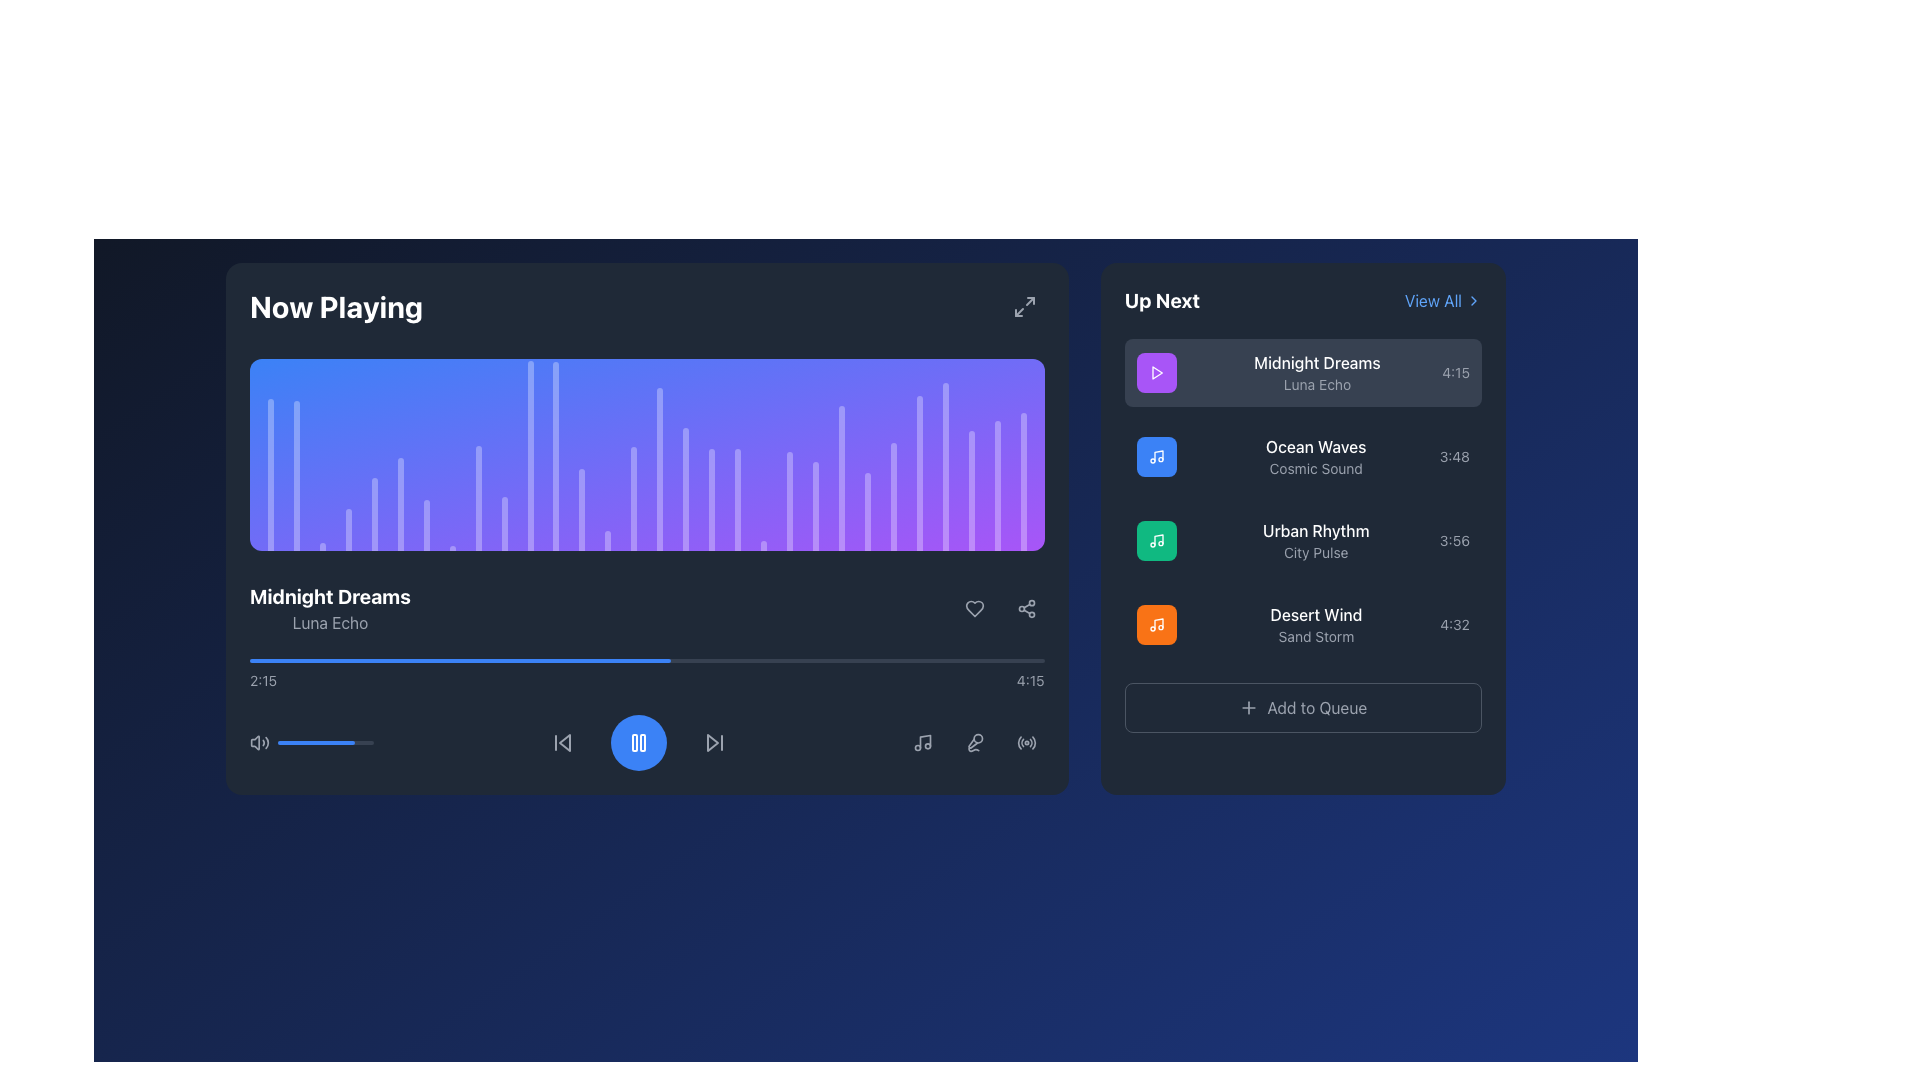  I want to click on the Progress indicator bar located in the lower-left region of the audio playback controls section, which visually represents progress or volume level, so click(315, 743).